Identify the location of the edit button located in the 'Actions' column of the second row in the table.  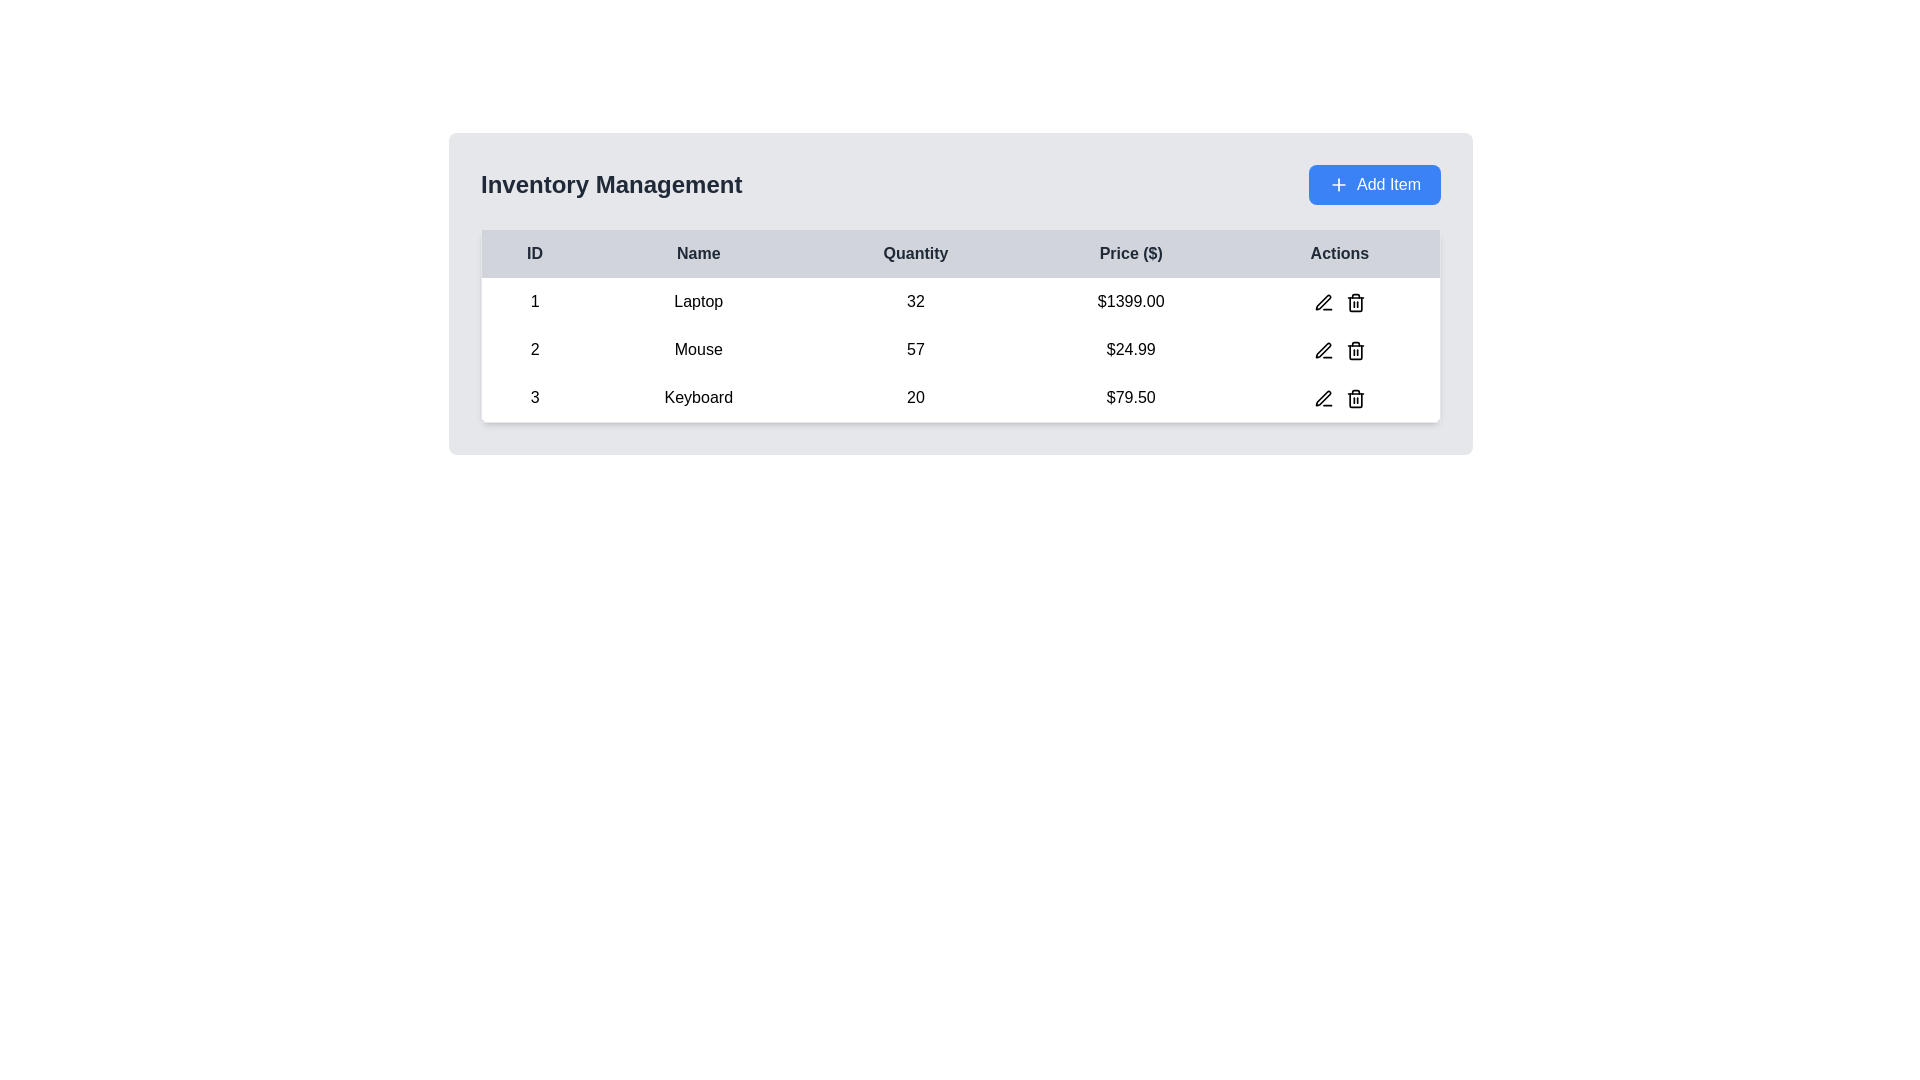
(1323, 349).